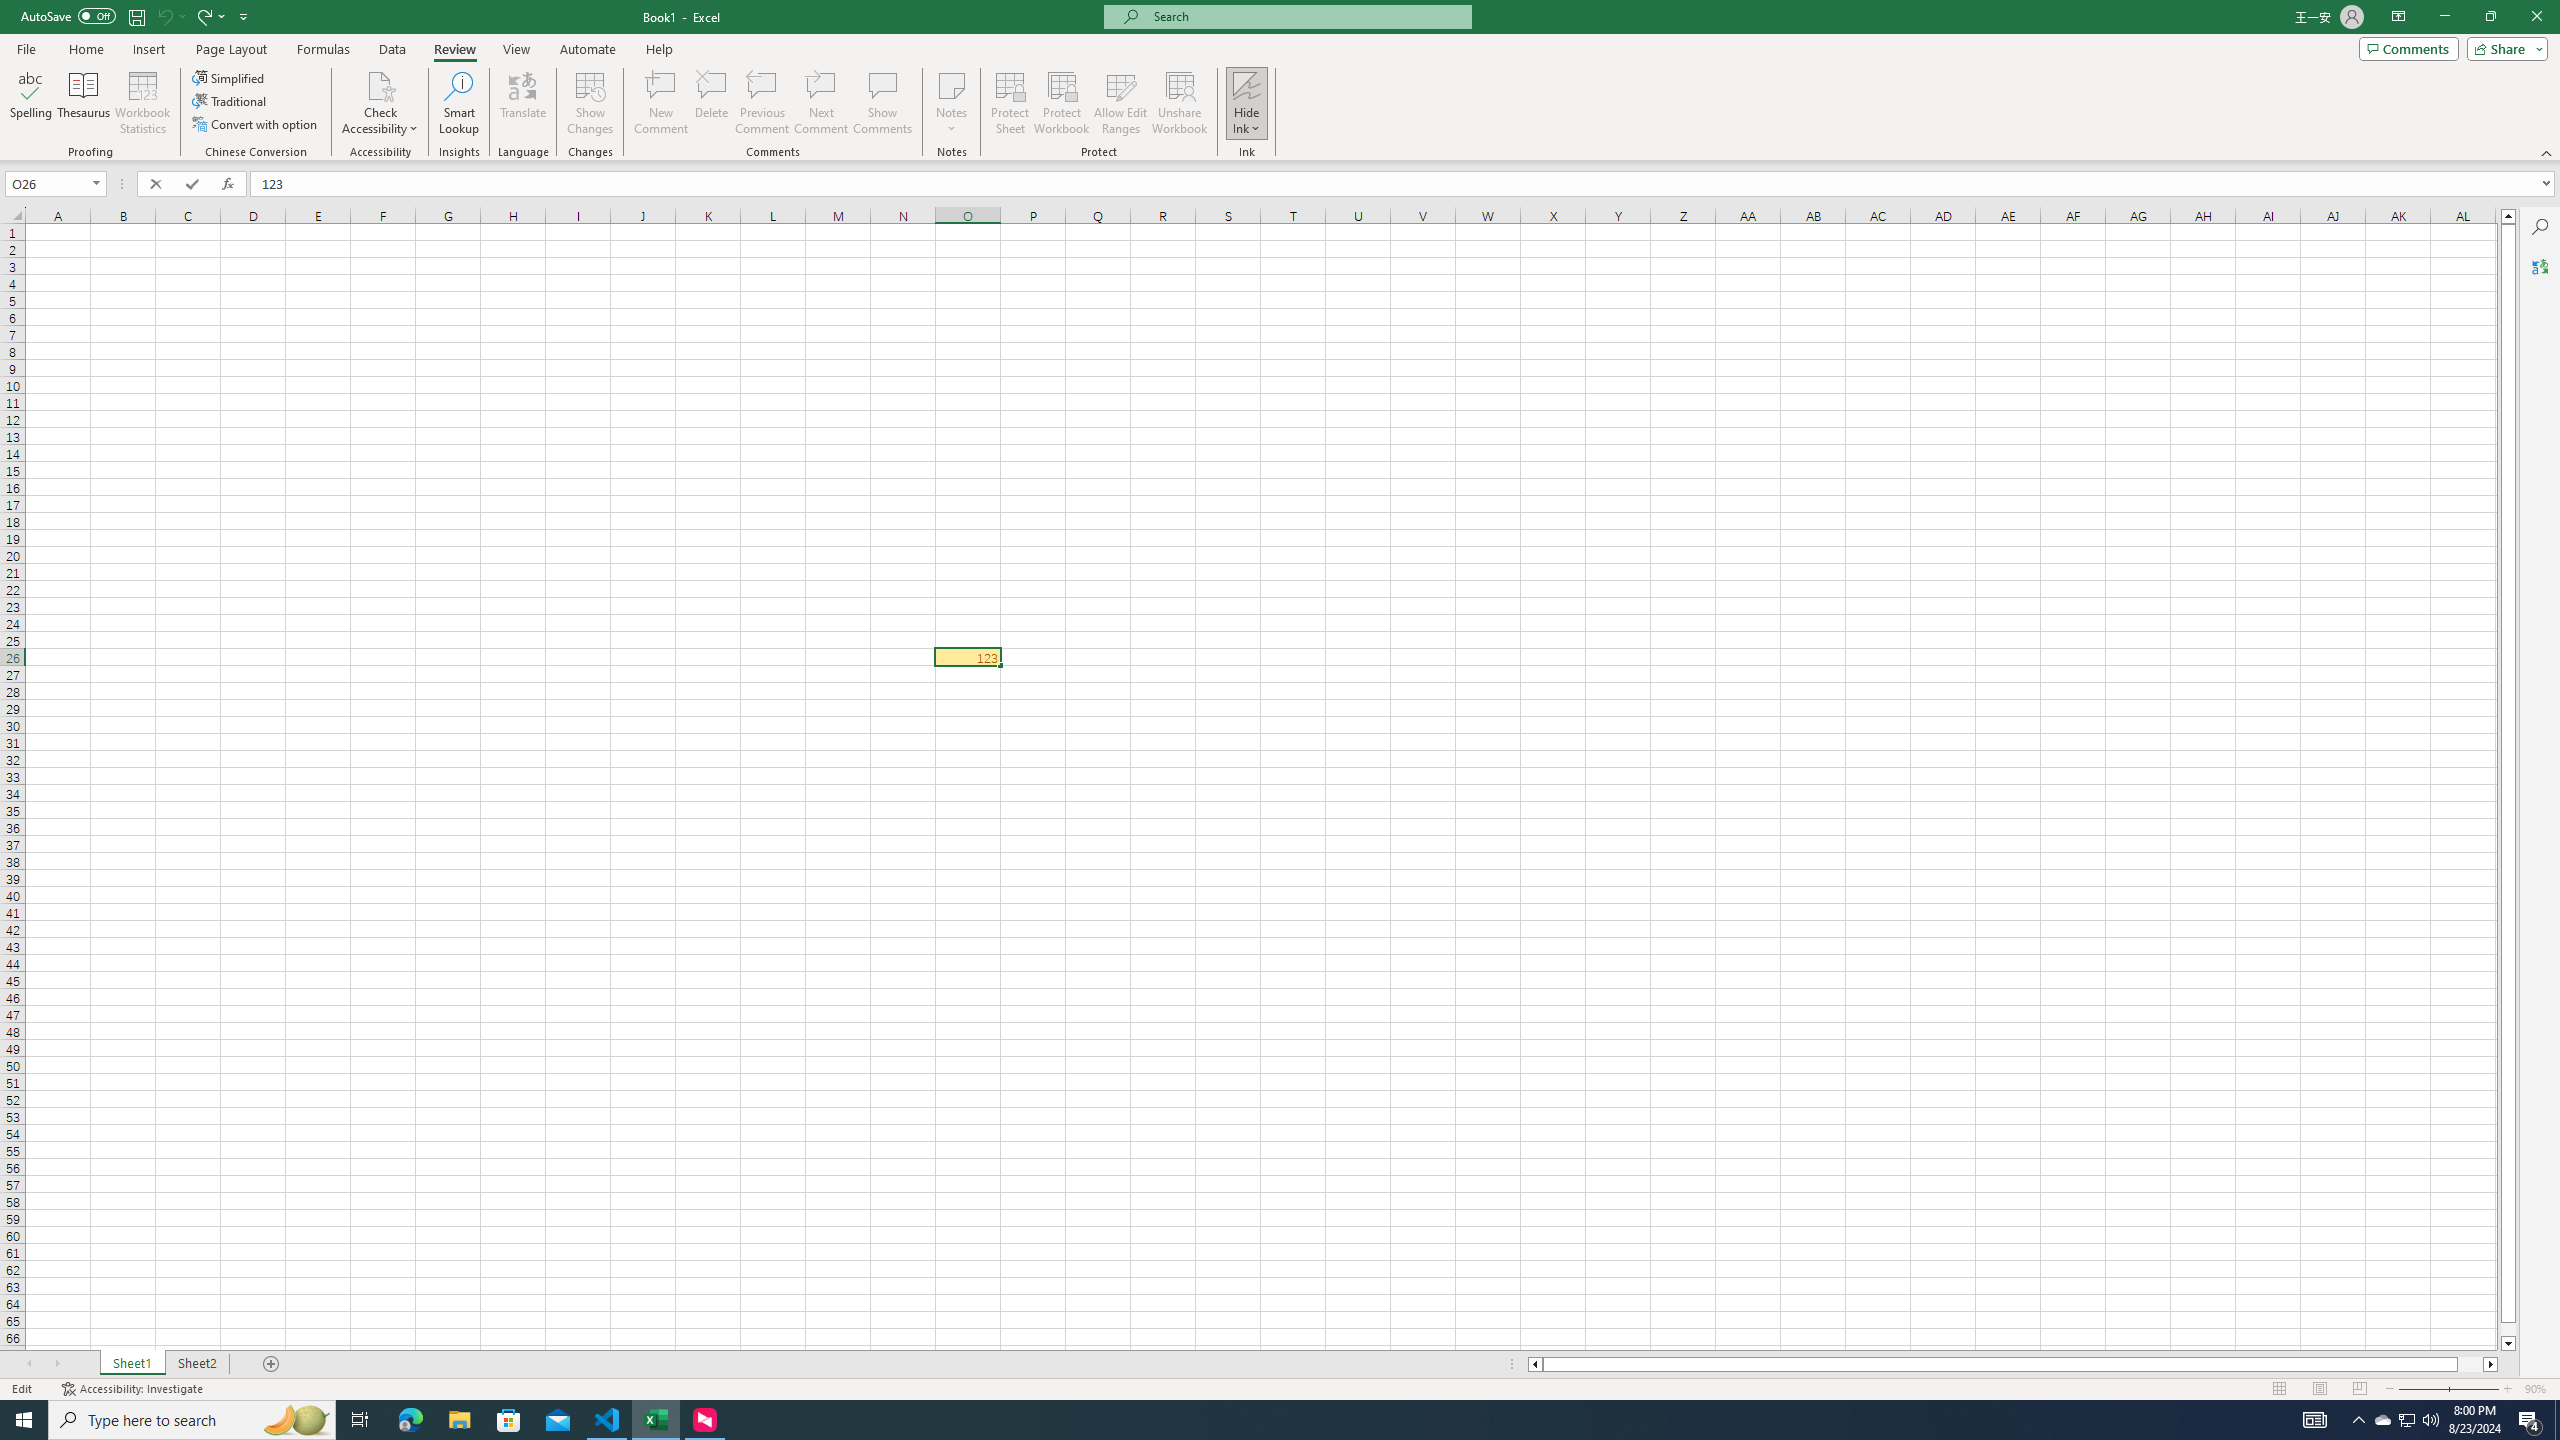 This screenshot has width=2560, height=1440. Describe the element at coordinates (2507, 1344) in the screenshot. I see `'Line down'` at that location.